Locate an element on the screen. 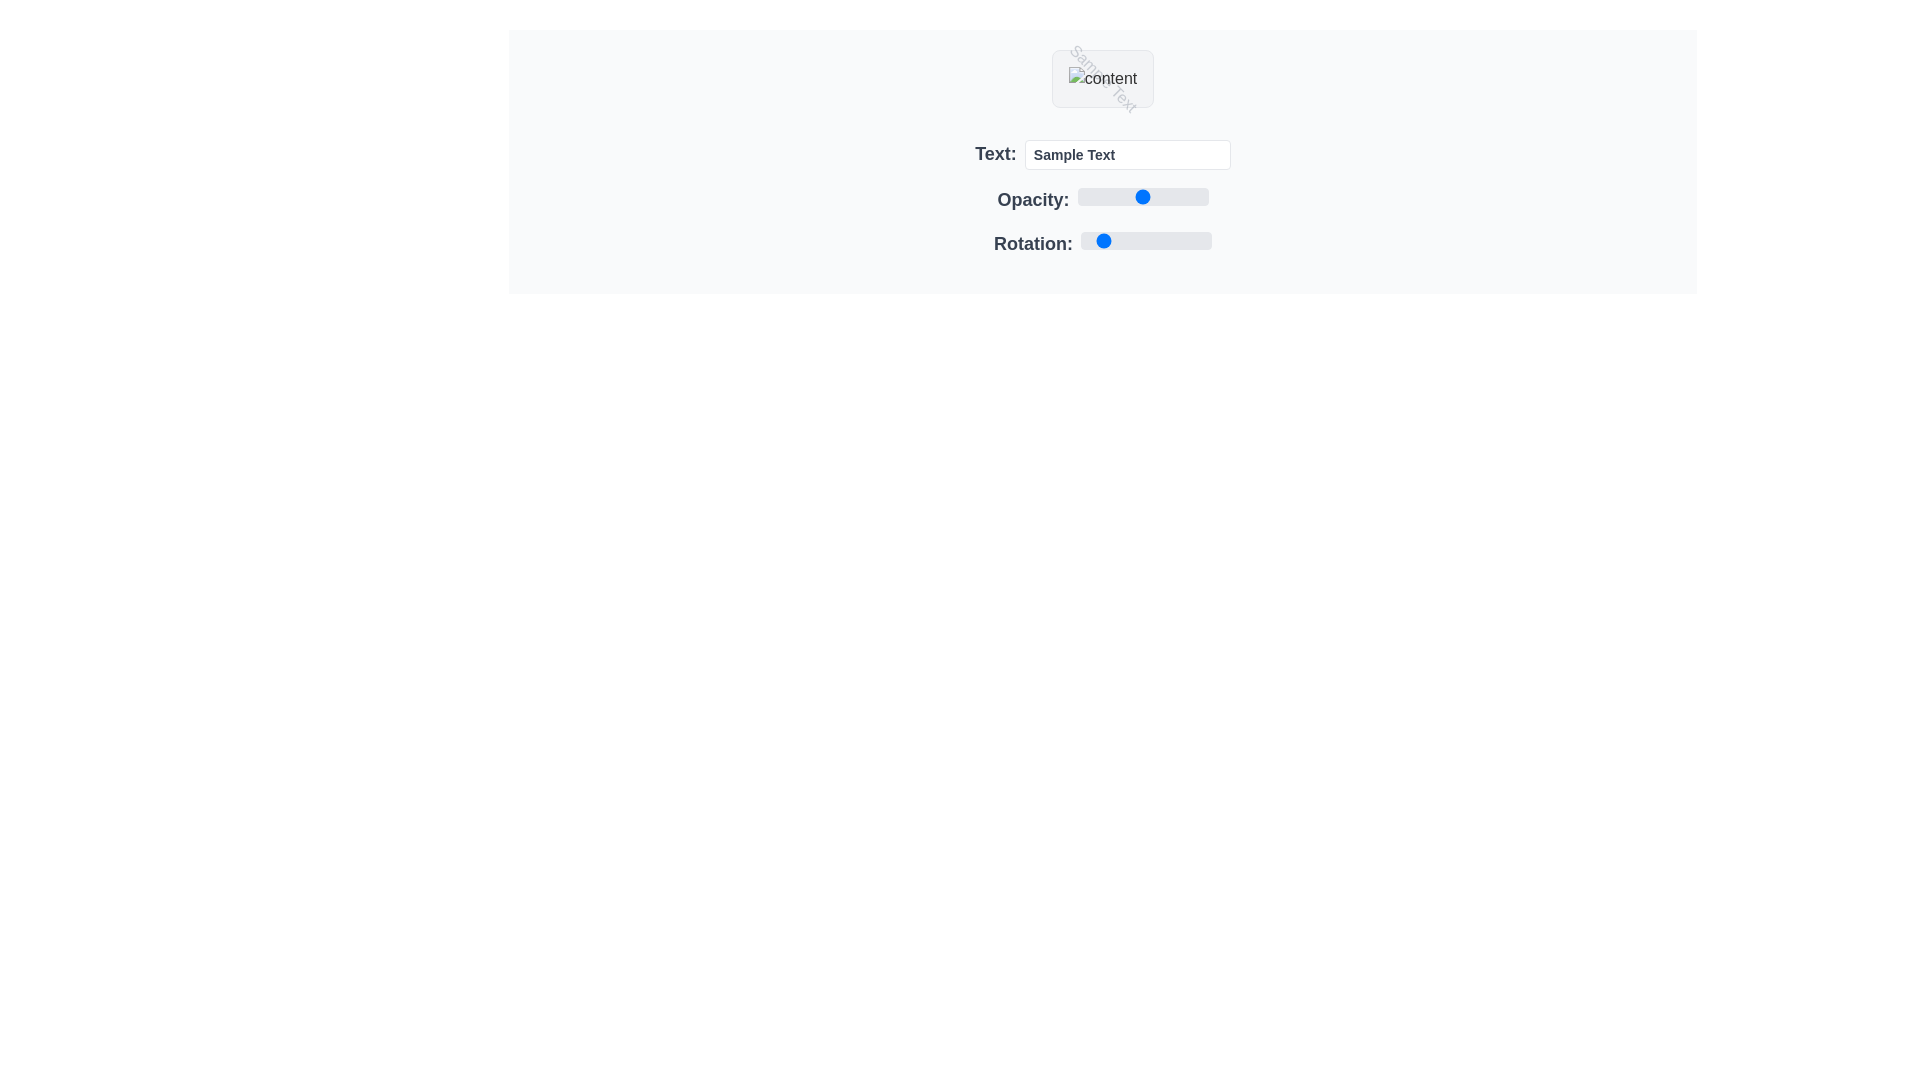  the rotation slider is located at coordinates (1185, 239).